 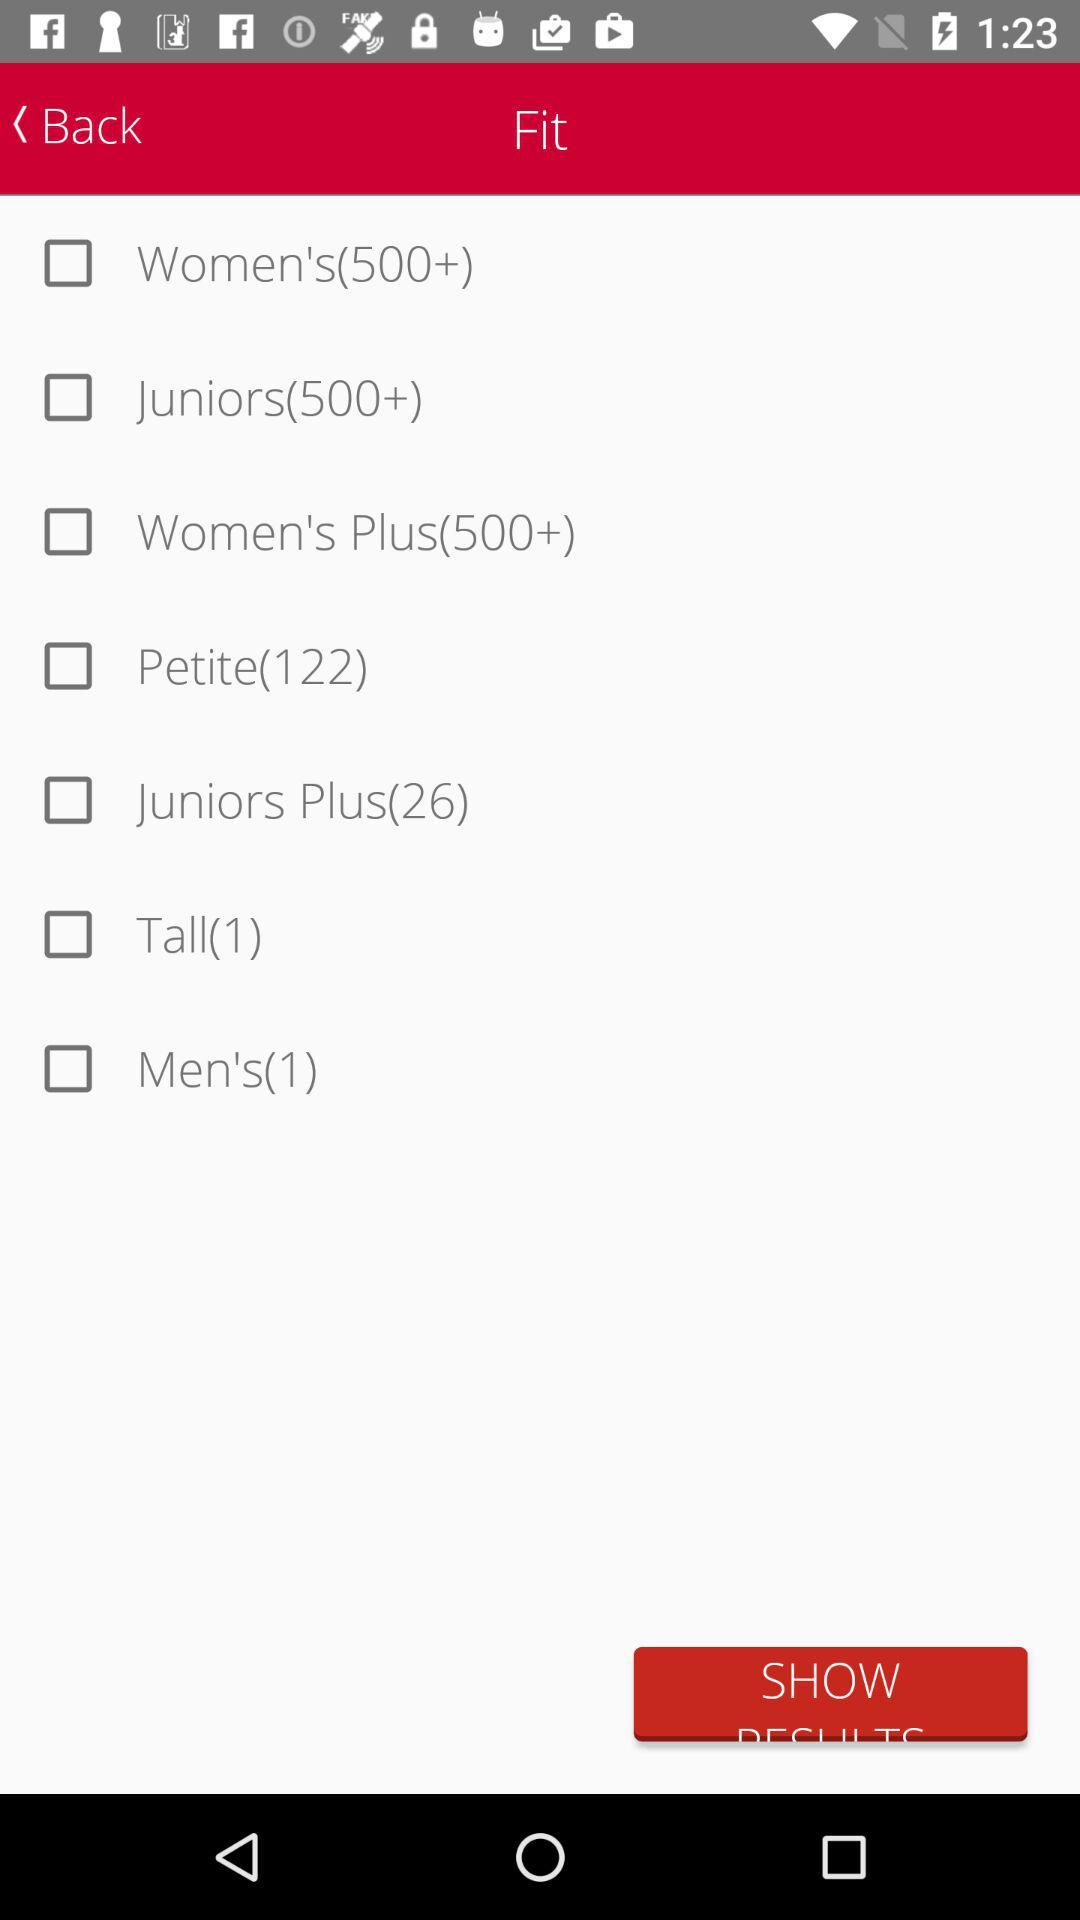 What do you see at coordinates (830, 1693) in the screenshot?
I see `the show results item` at bounding box center [830, 1693].